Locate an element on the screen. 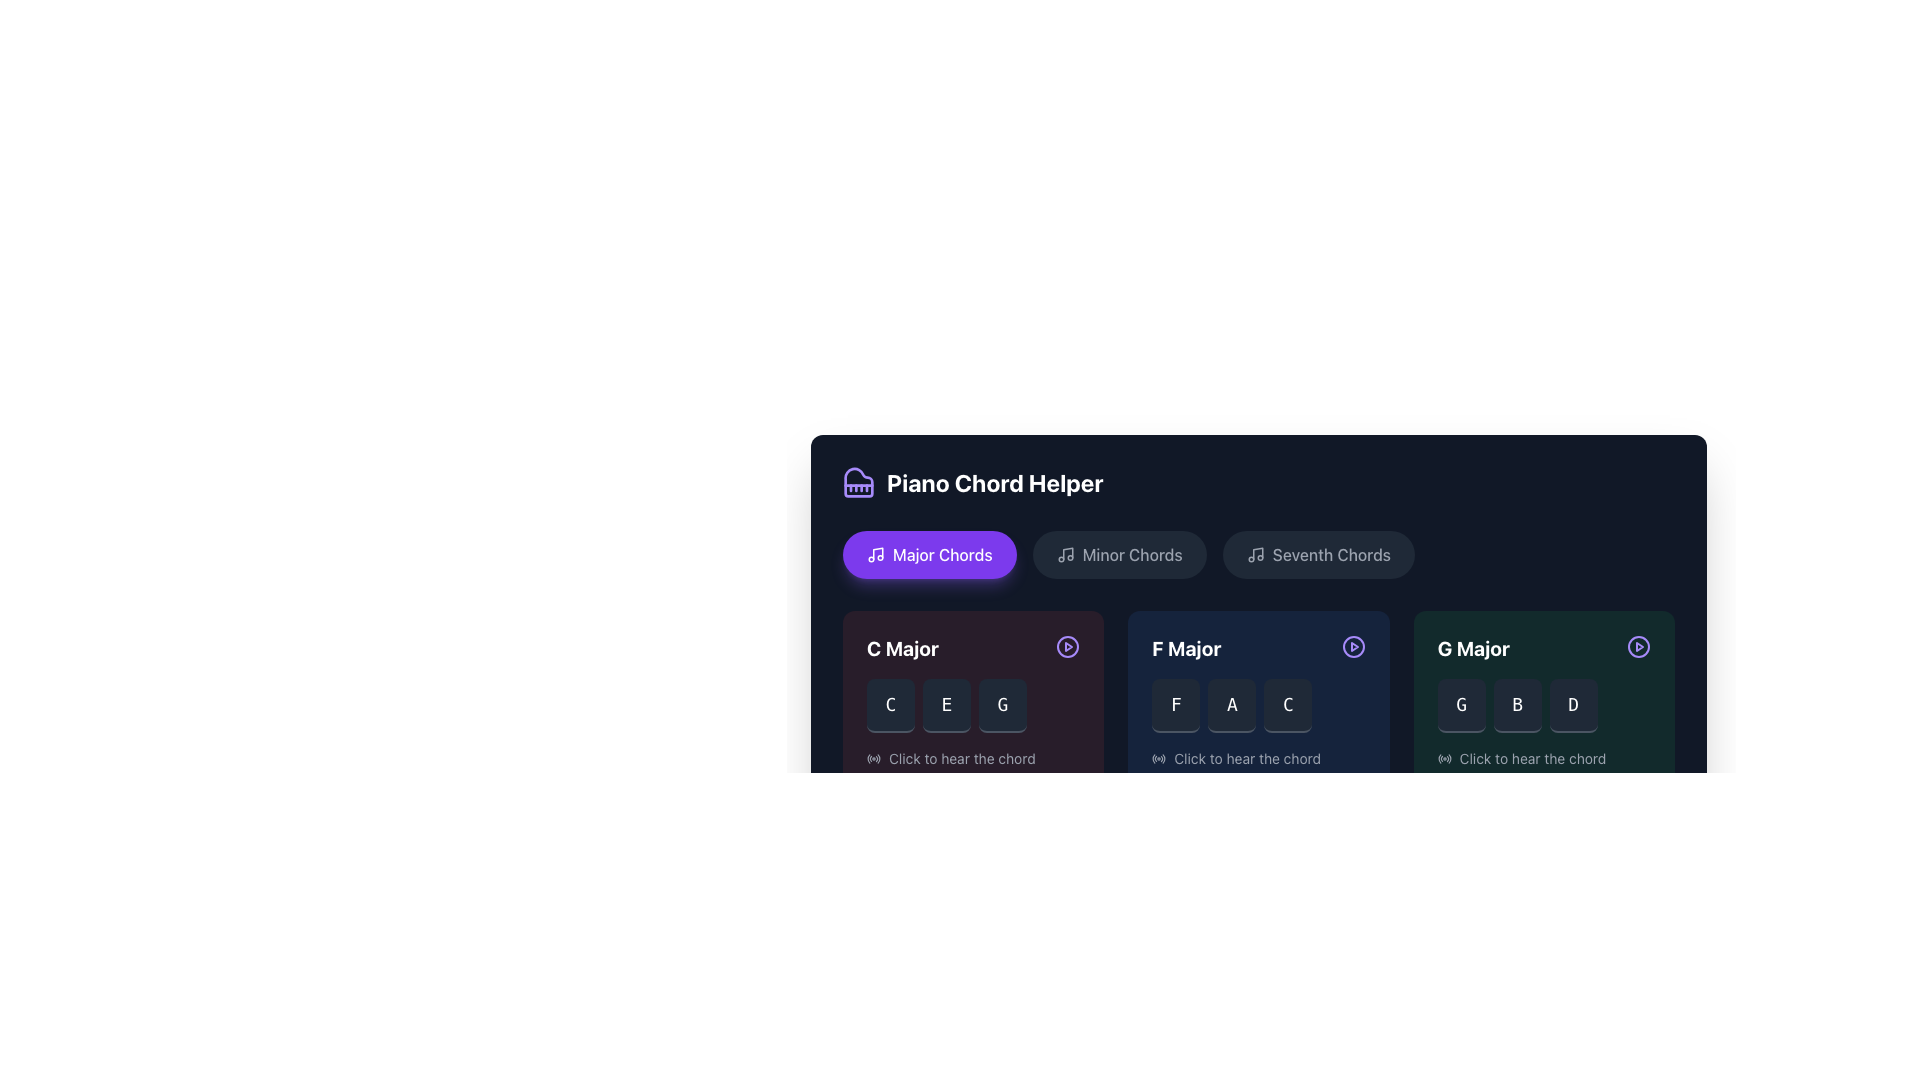 The image size is (1920, 1080). the small musical note icon located within the 'Minor Chords' button, positioned to the left of the button's text is located at coordinates (1064, 555).